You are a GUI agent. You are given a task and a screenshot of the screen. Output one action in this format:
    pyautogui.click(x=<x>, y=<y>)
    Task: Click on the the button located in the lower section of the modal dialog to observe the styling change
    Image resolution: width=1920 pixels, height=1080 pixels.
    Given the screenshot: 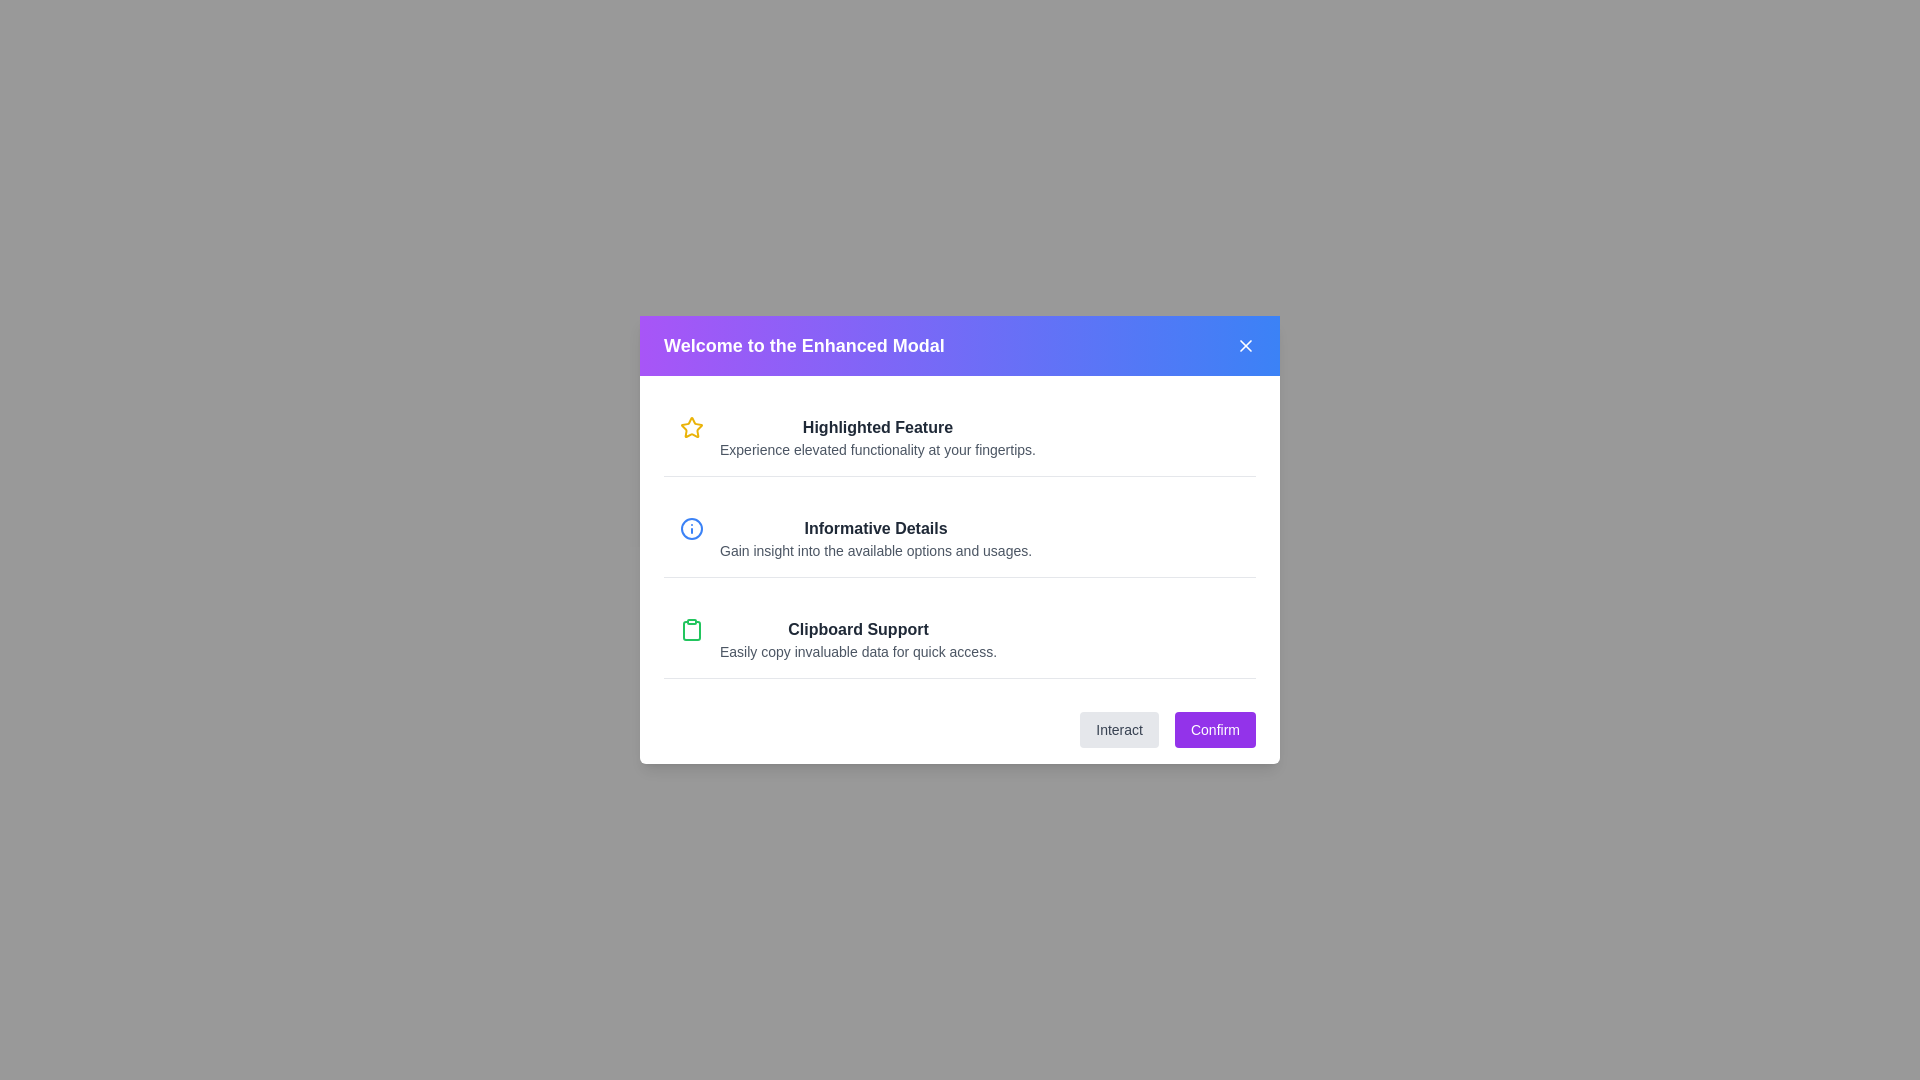 What is the action you would take?
    pyautogui.click(x=1118, y=729)
    